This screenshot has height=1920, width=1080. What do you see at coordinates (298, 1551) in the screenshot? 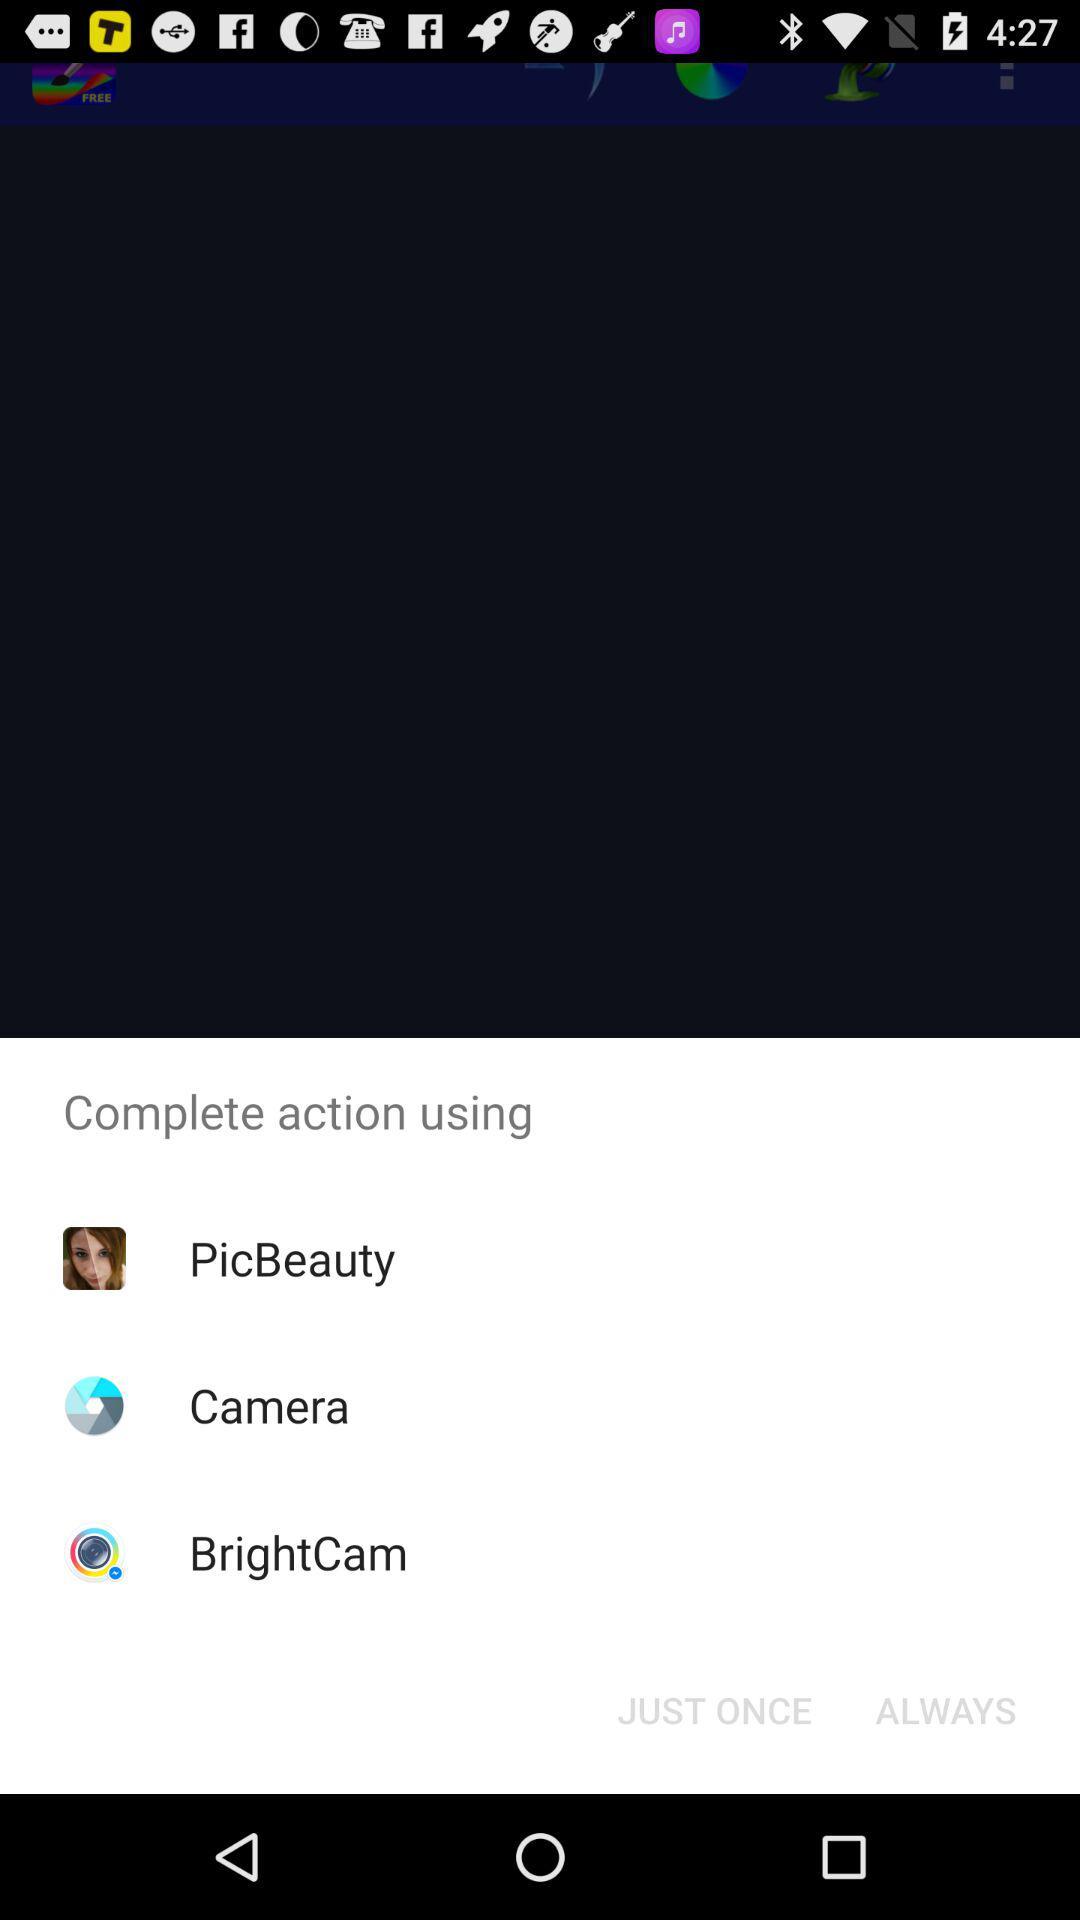
I see `the app below the camera icon` at bounding box center [298, 1551].